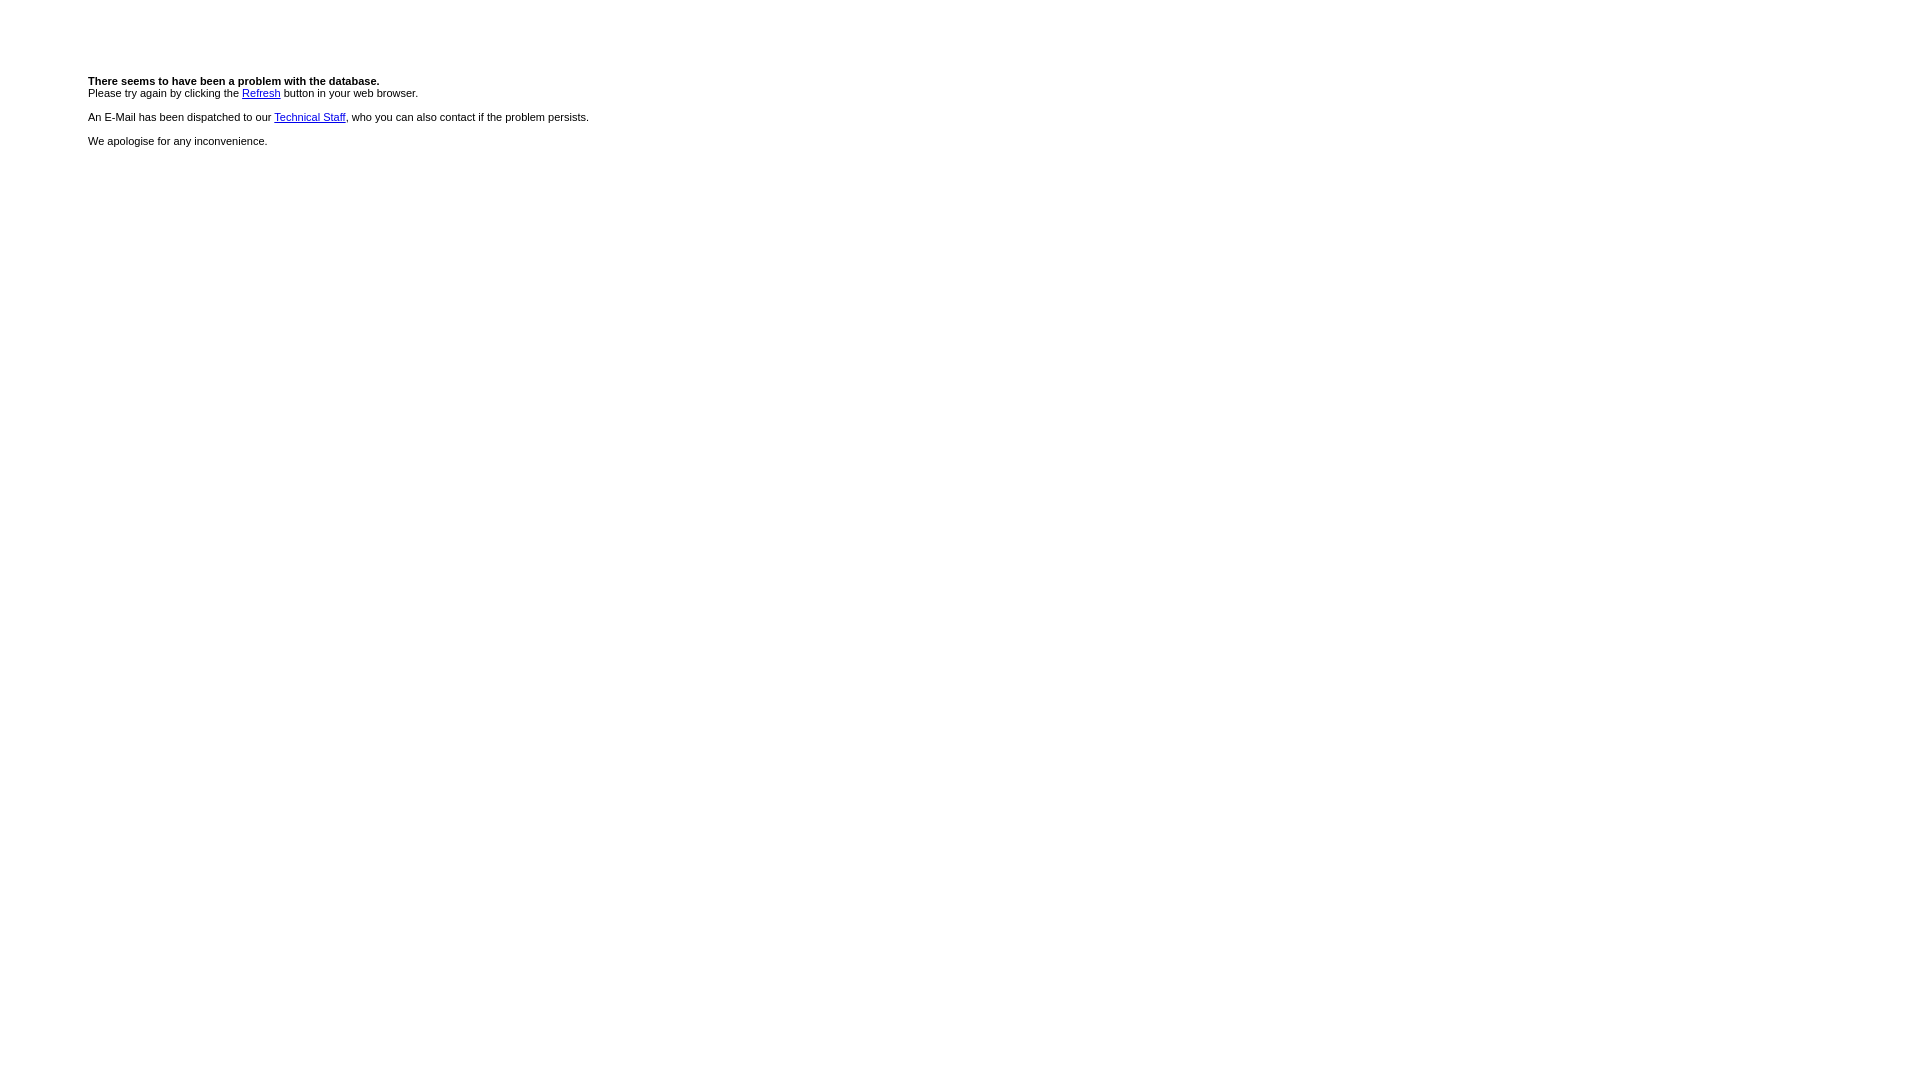 The image size is (1920, 1080). Describe the element at coordinates (308, 116) in the screenshot. I see `'Technical Staff'` at that location.